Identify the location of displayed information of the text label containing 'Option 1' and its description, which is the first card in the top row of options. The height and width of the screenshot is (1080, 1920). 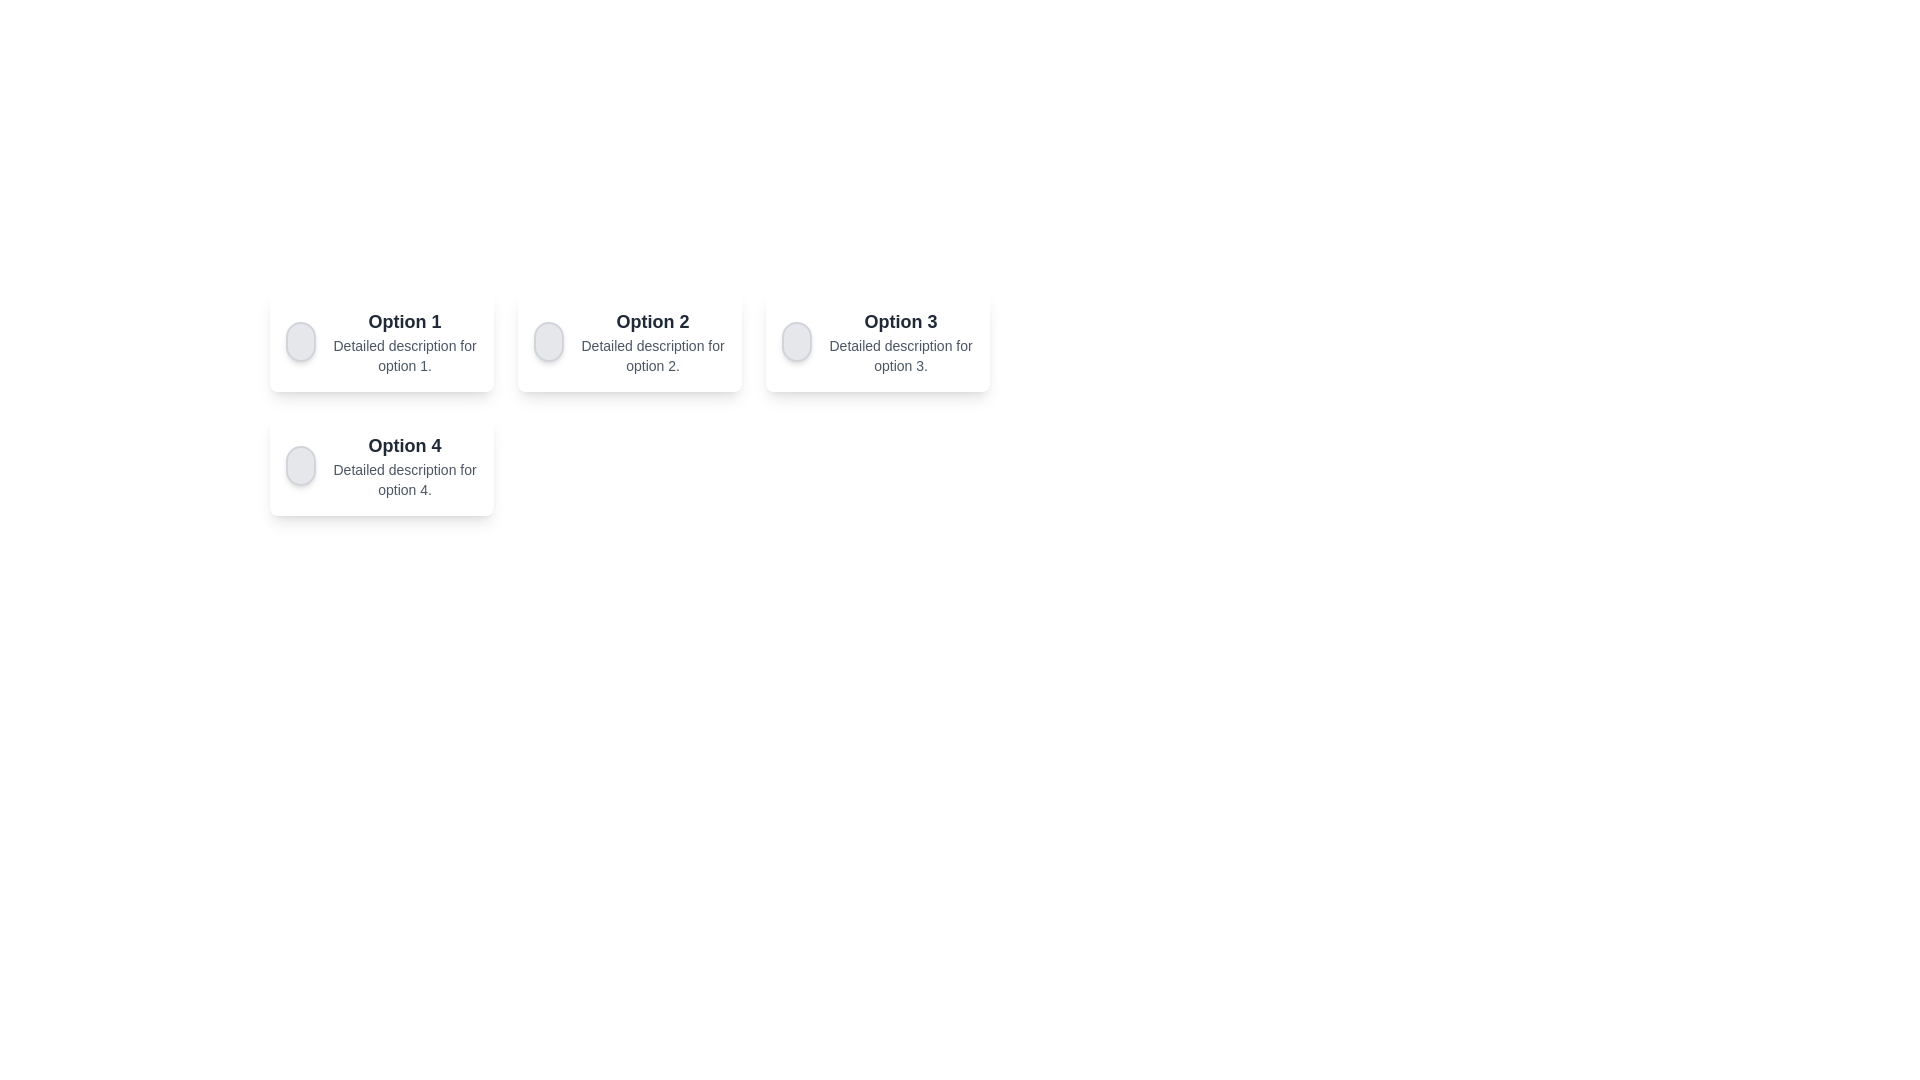
(404, 341).